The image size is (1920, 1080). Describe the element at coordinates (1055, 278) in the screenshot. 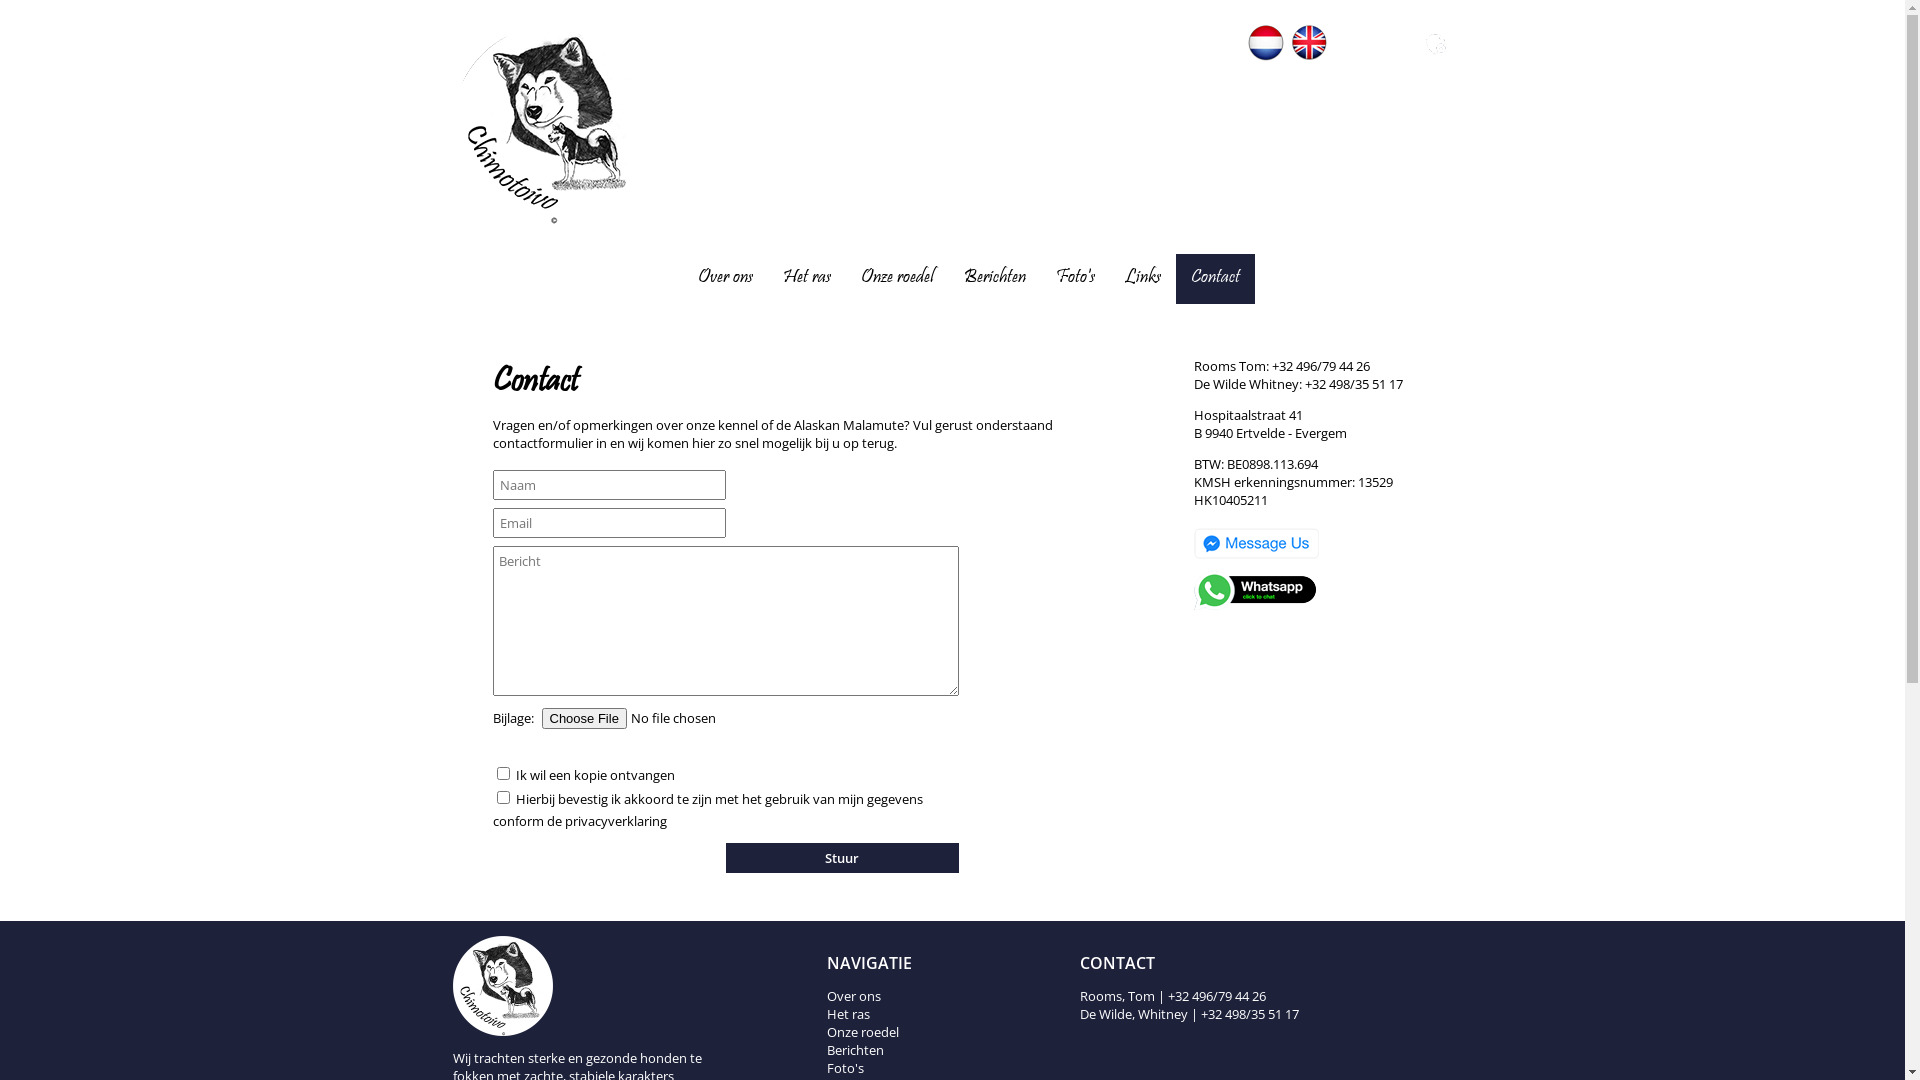

I see `'Foto's'` at that location.